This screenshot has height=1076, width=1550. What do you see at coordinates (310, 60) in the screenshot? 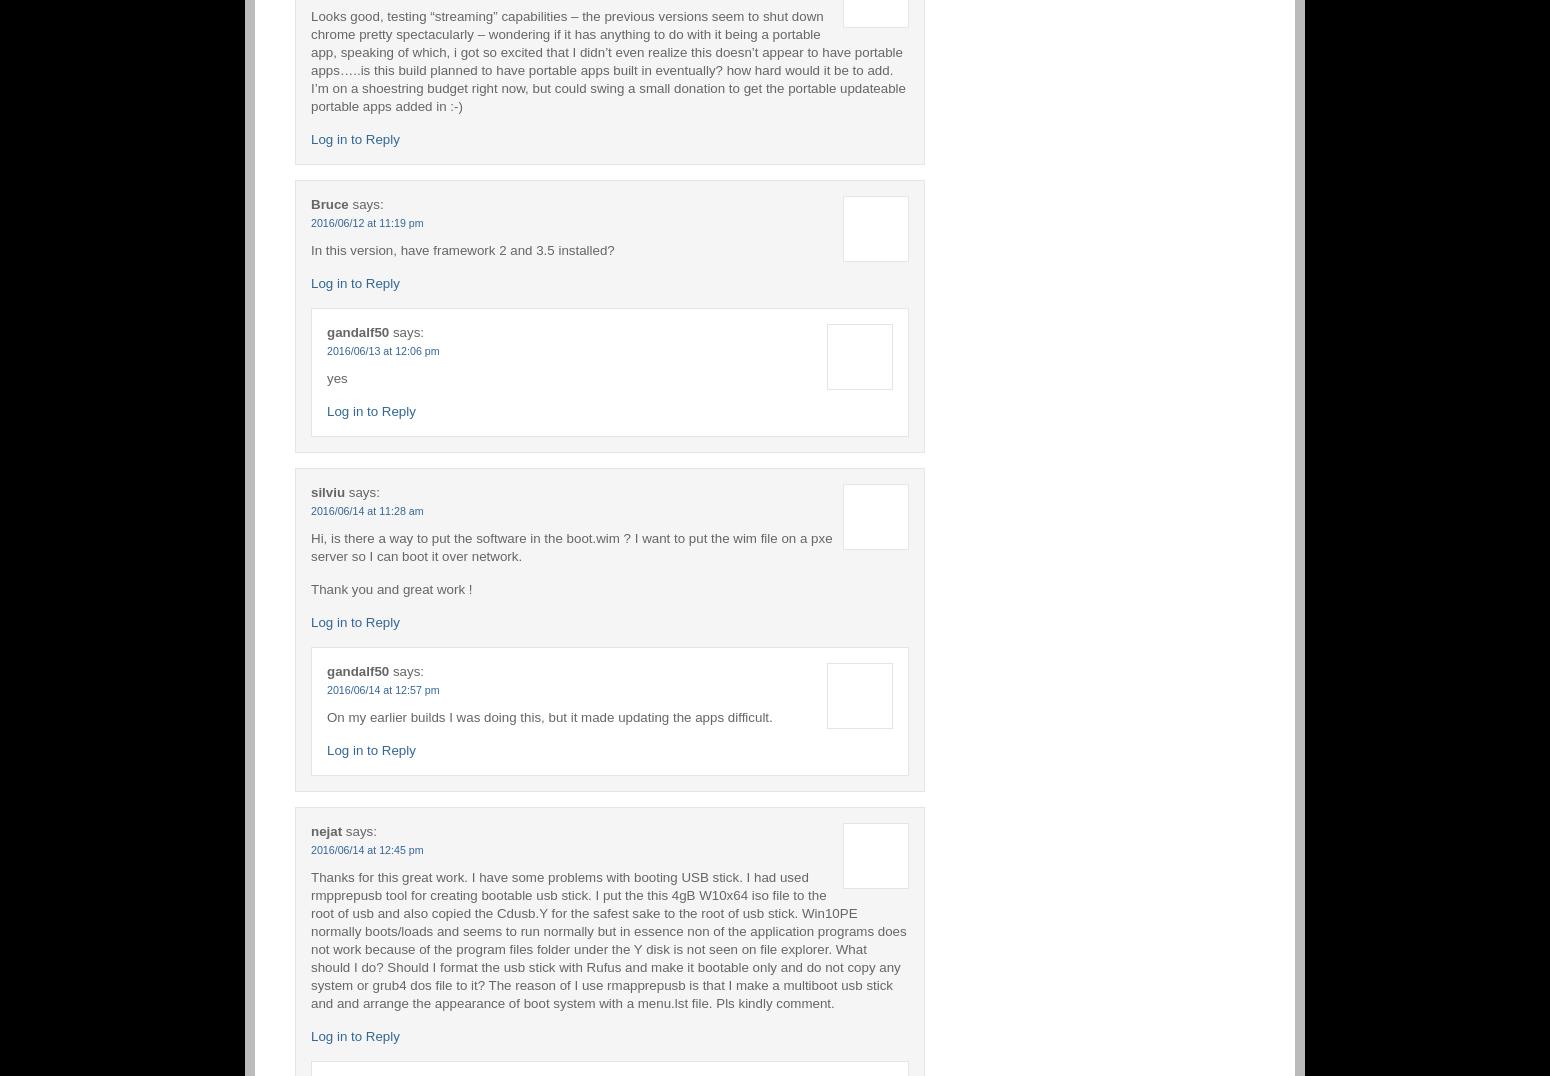
I see `'Looks good, testing “streaming” capabilities – the previous versions seem to shut down chrome pretty spectacularly – wondering if it has anything to do with it being a portable app, speaking of which, i got so excited that I didn’t even realize this doesn’t appear to have portable apps…..is this build planned to have portable apps built in eventually? how hard would it be to add. I’m on a shoestring budget right now, but could swing a small donation to get the portable updateable portable apps added in :-)'` at bounding box center [310, 60].